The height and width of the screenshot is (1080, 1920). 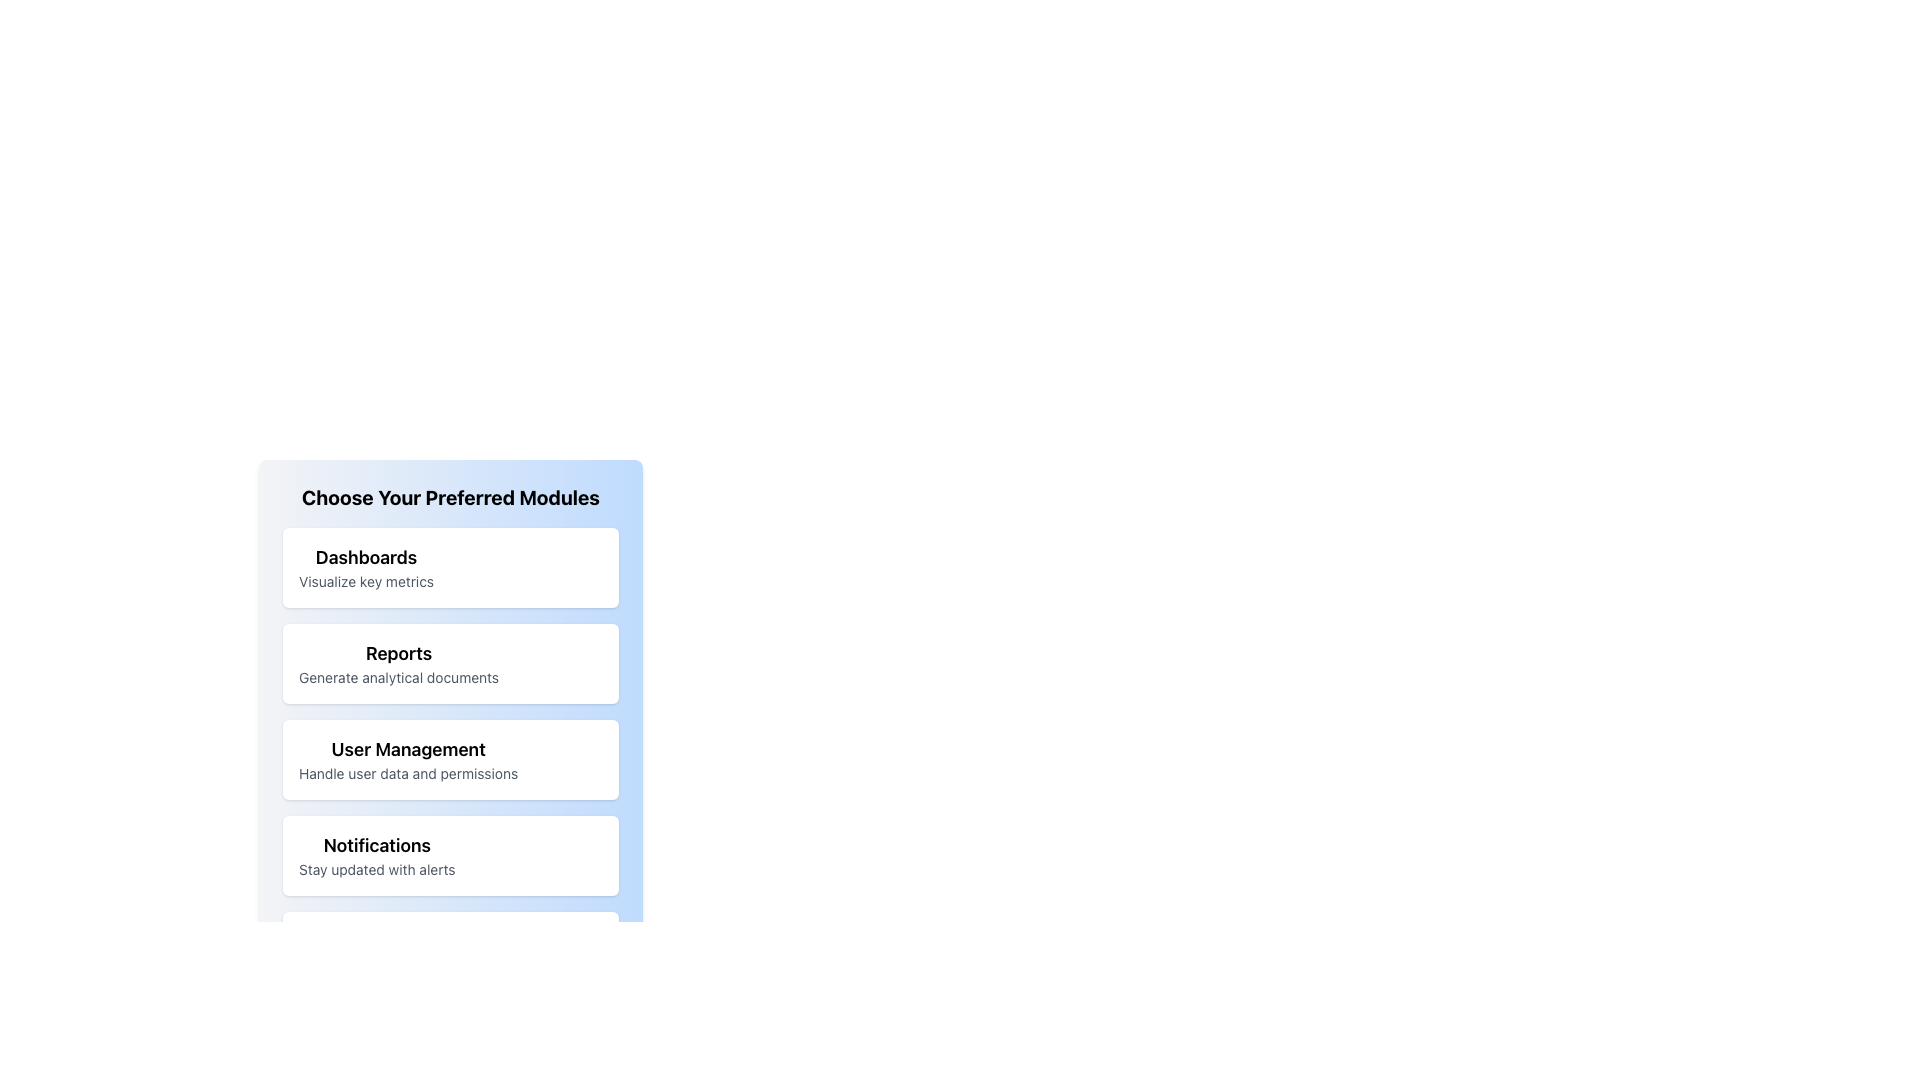 What do you see at coordinates (377, 869) in the screenshot?
I see `the descriptive Text Label located below the 'Notifications' section, which provides supplementary information about notifications` at bounding box center [377, 869].